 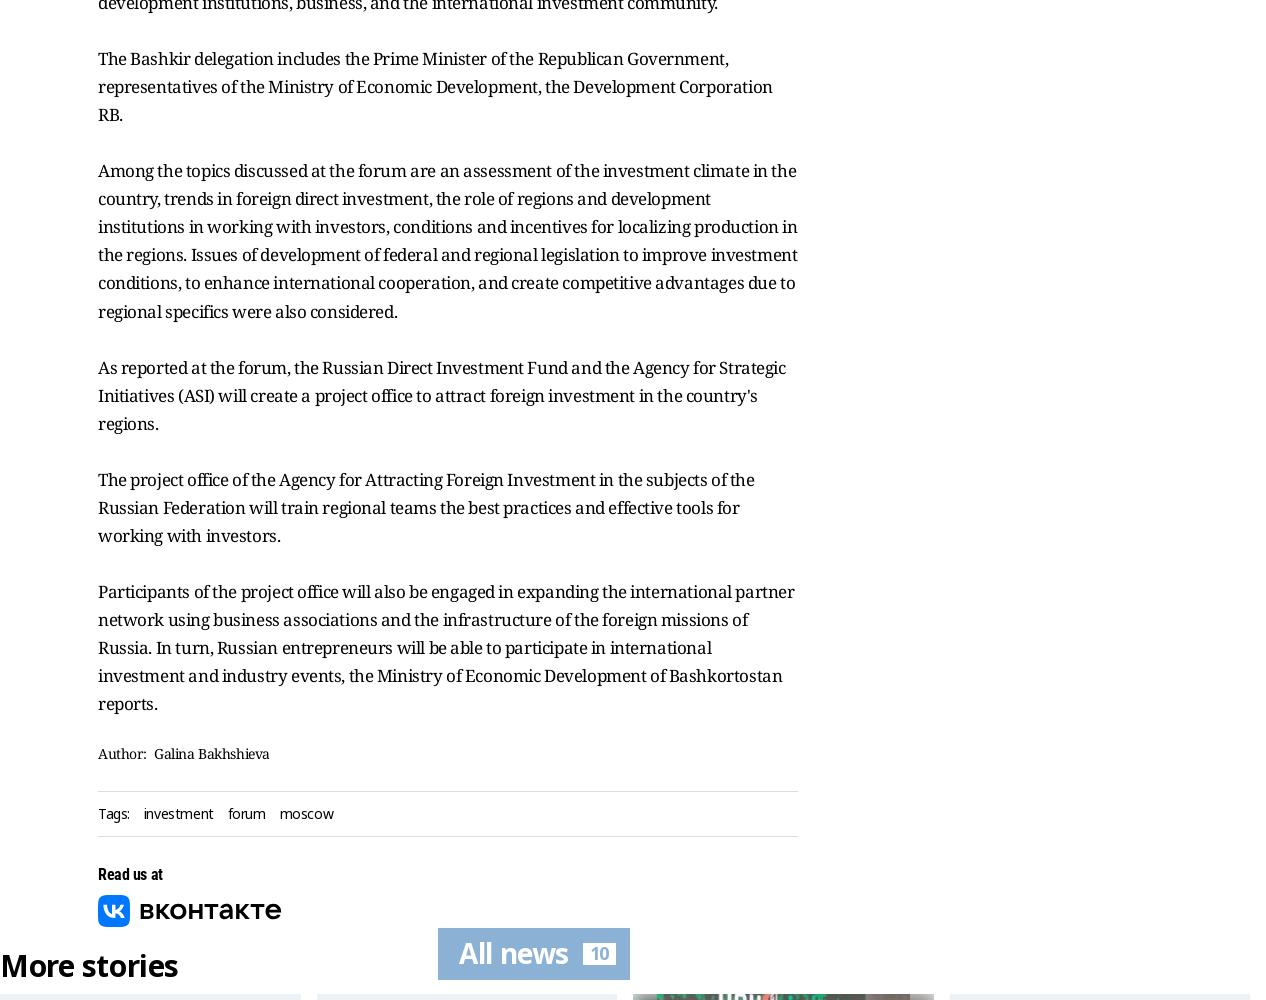 I want to click on 'Tags:', so click(x=113, y=812).